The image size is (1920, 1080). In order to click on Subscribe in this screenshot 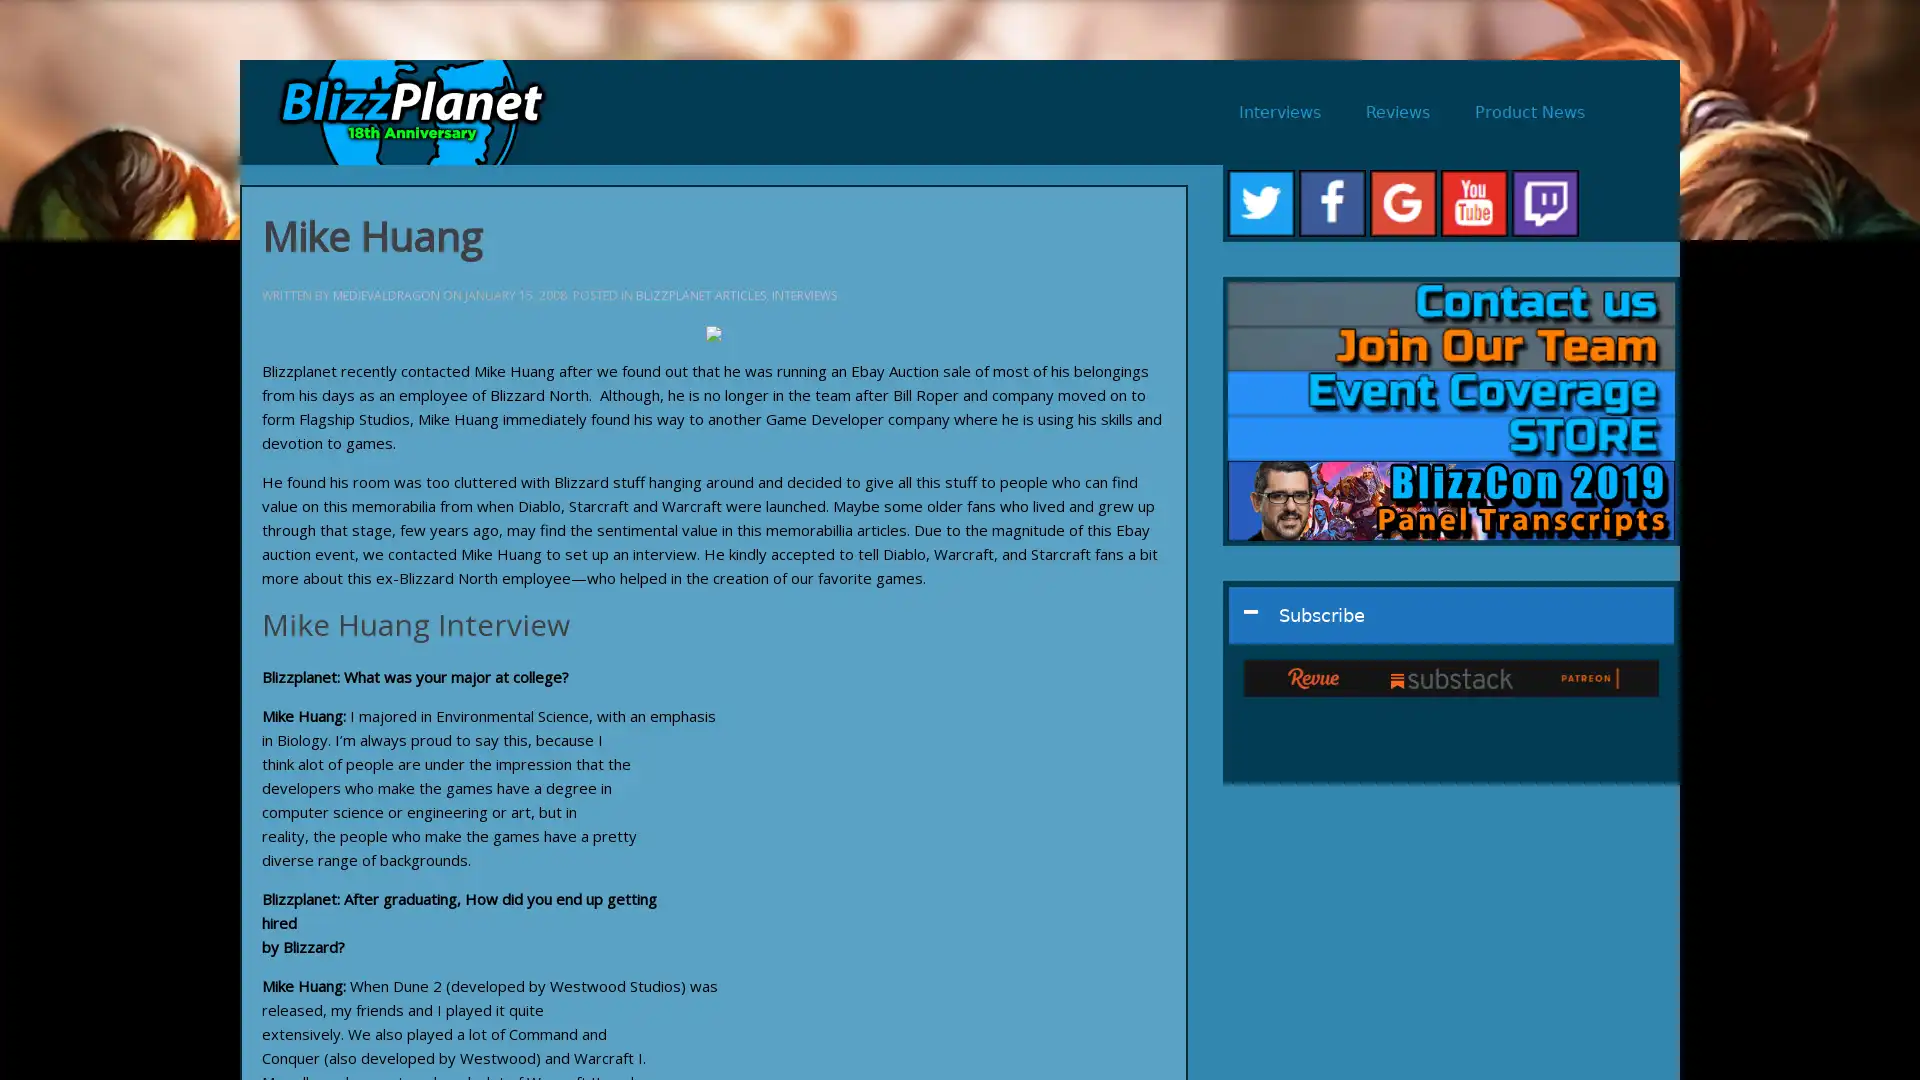, I will do `click(1450, 614)`.